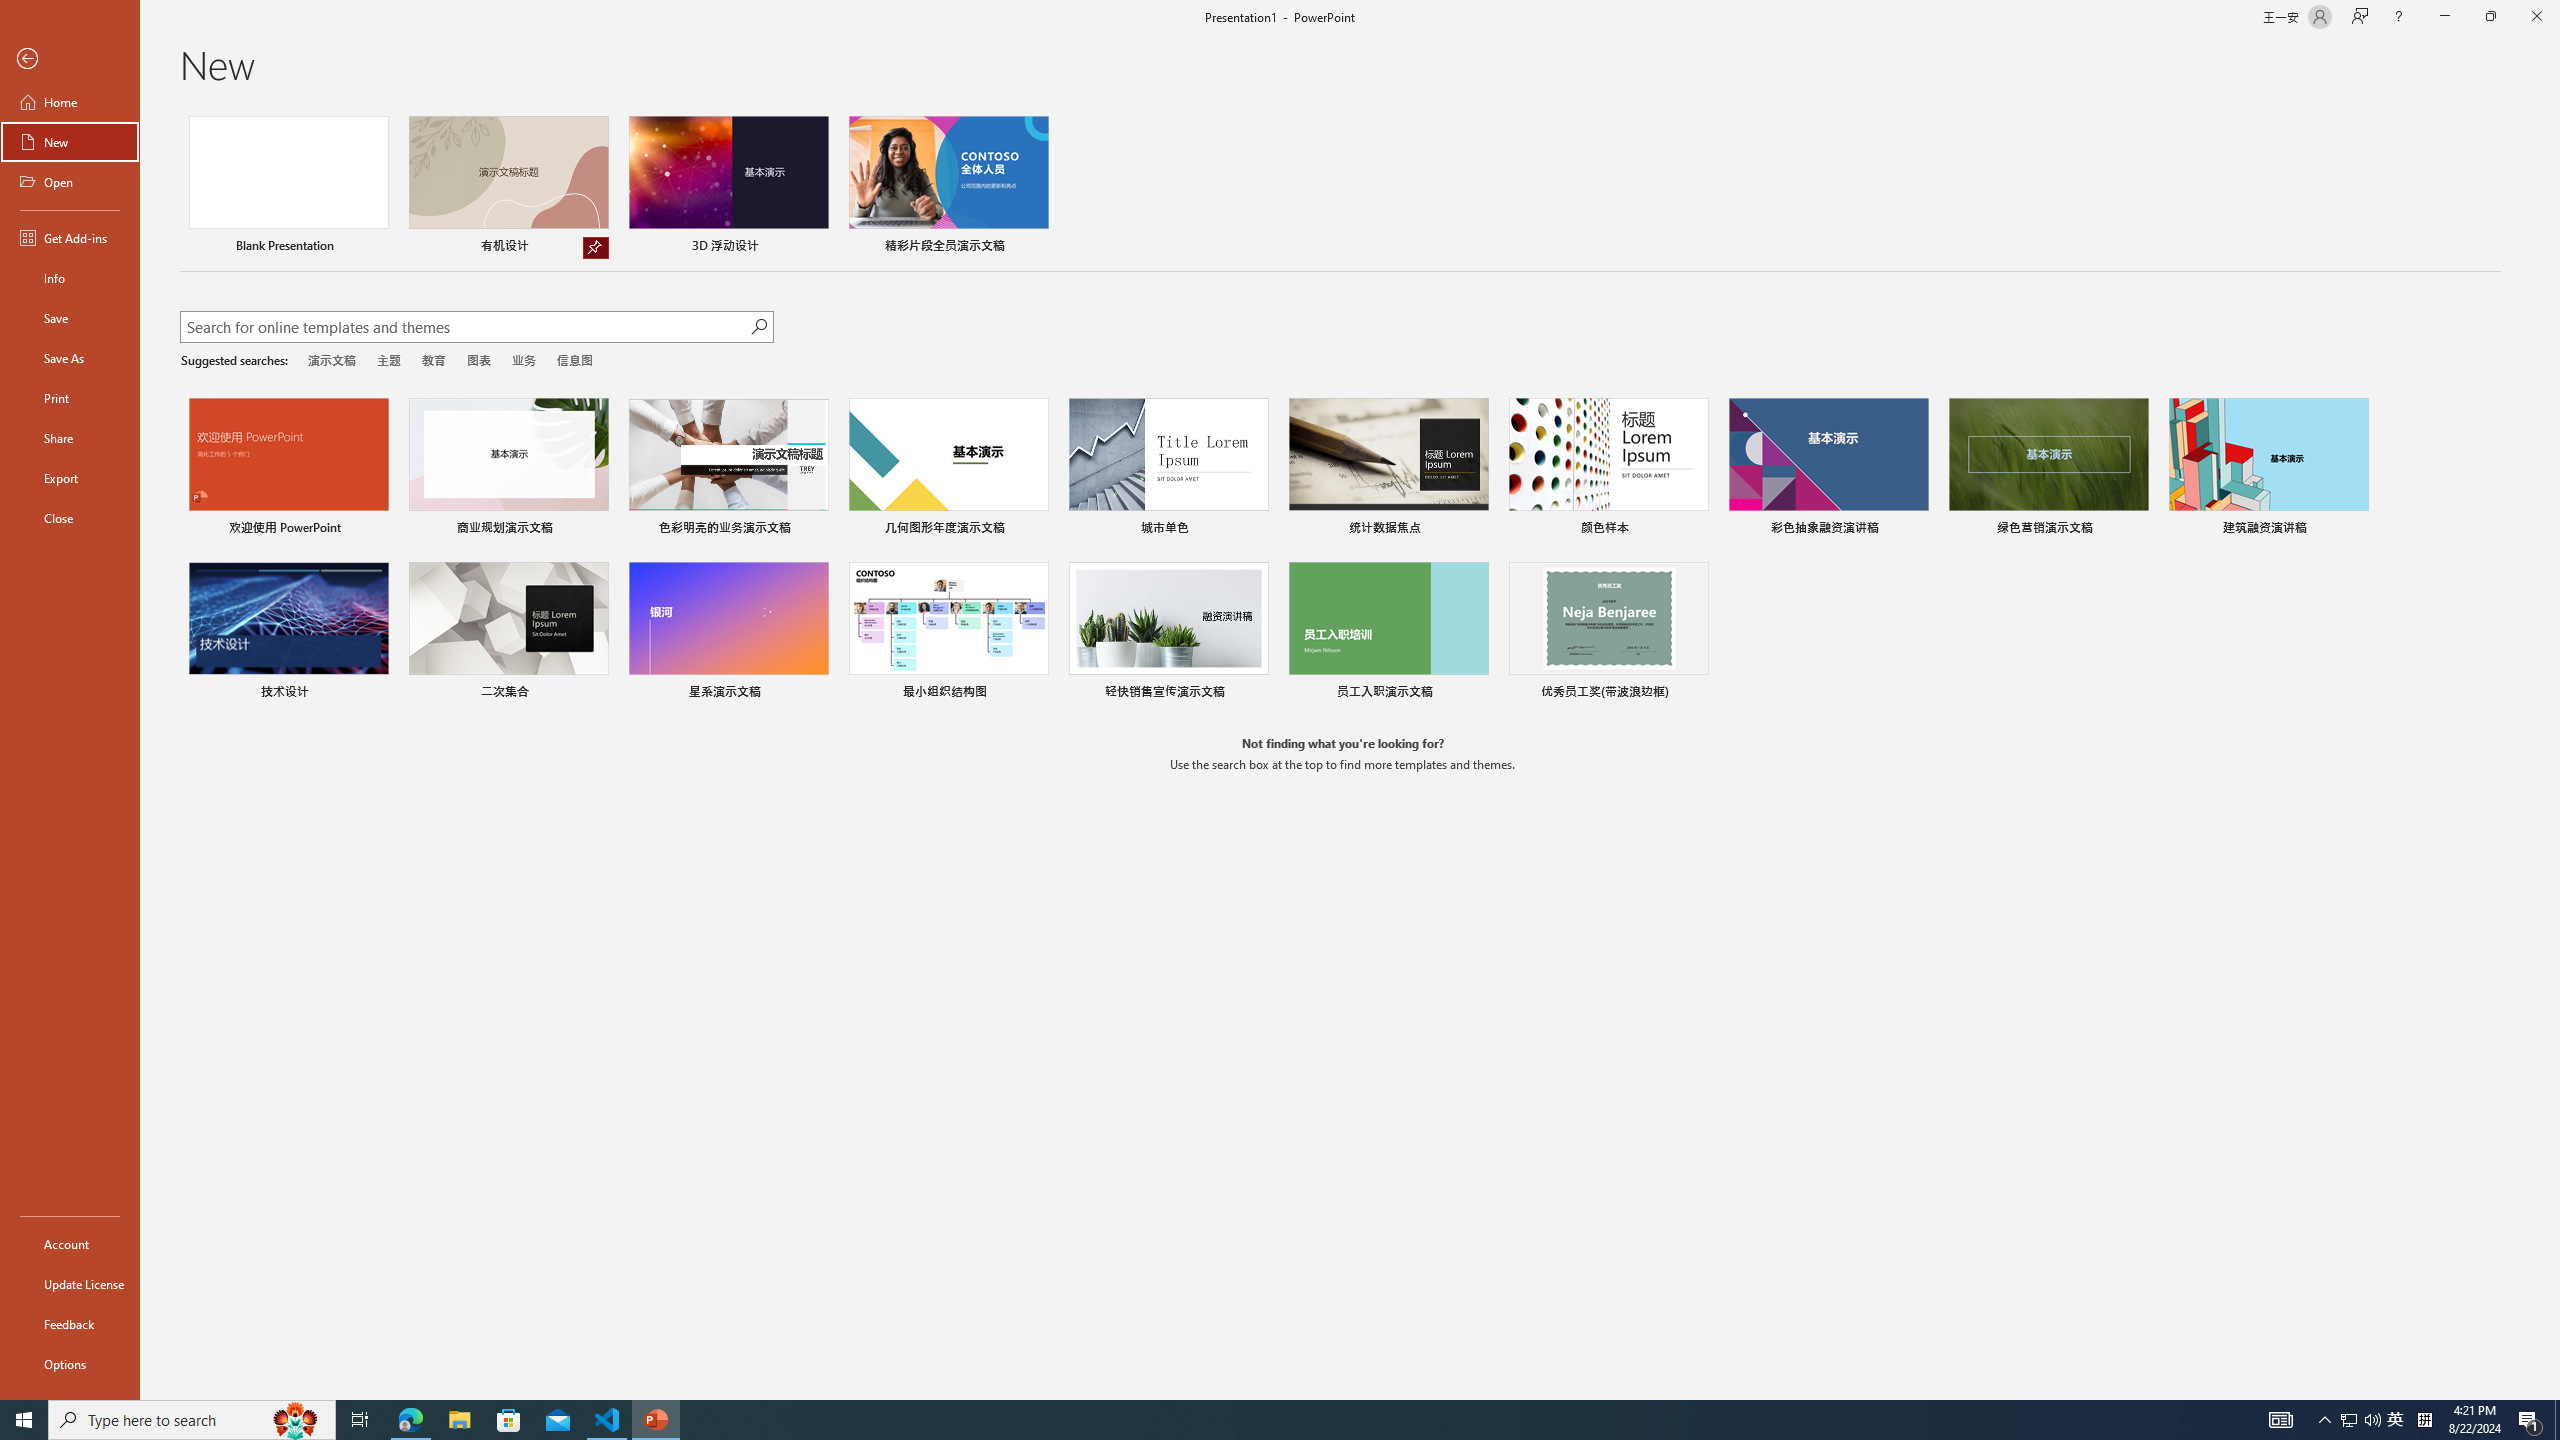  I want to click on 'Export', so click(69, 478).